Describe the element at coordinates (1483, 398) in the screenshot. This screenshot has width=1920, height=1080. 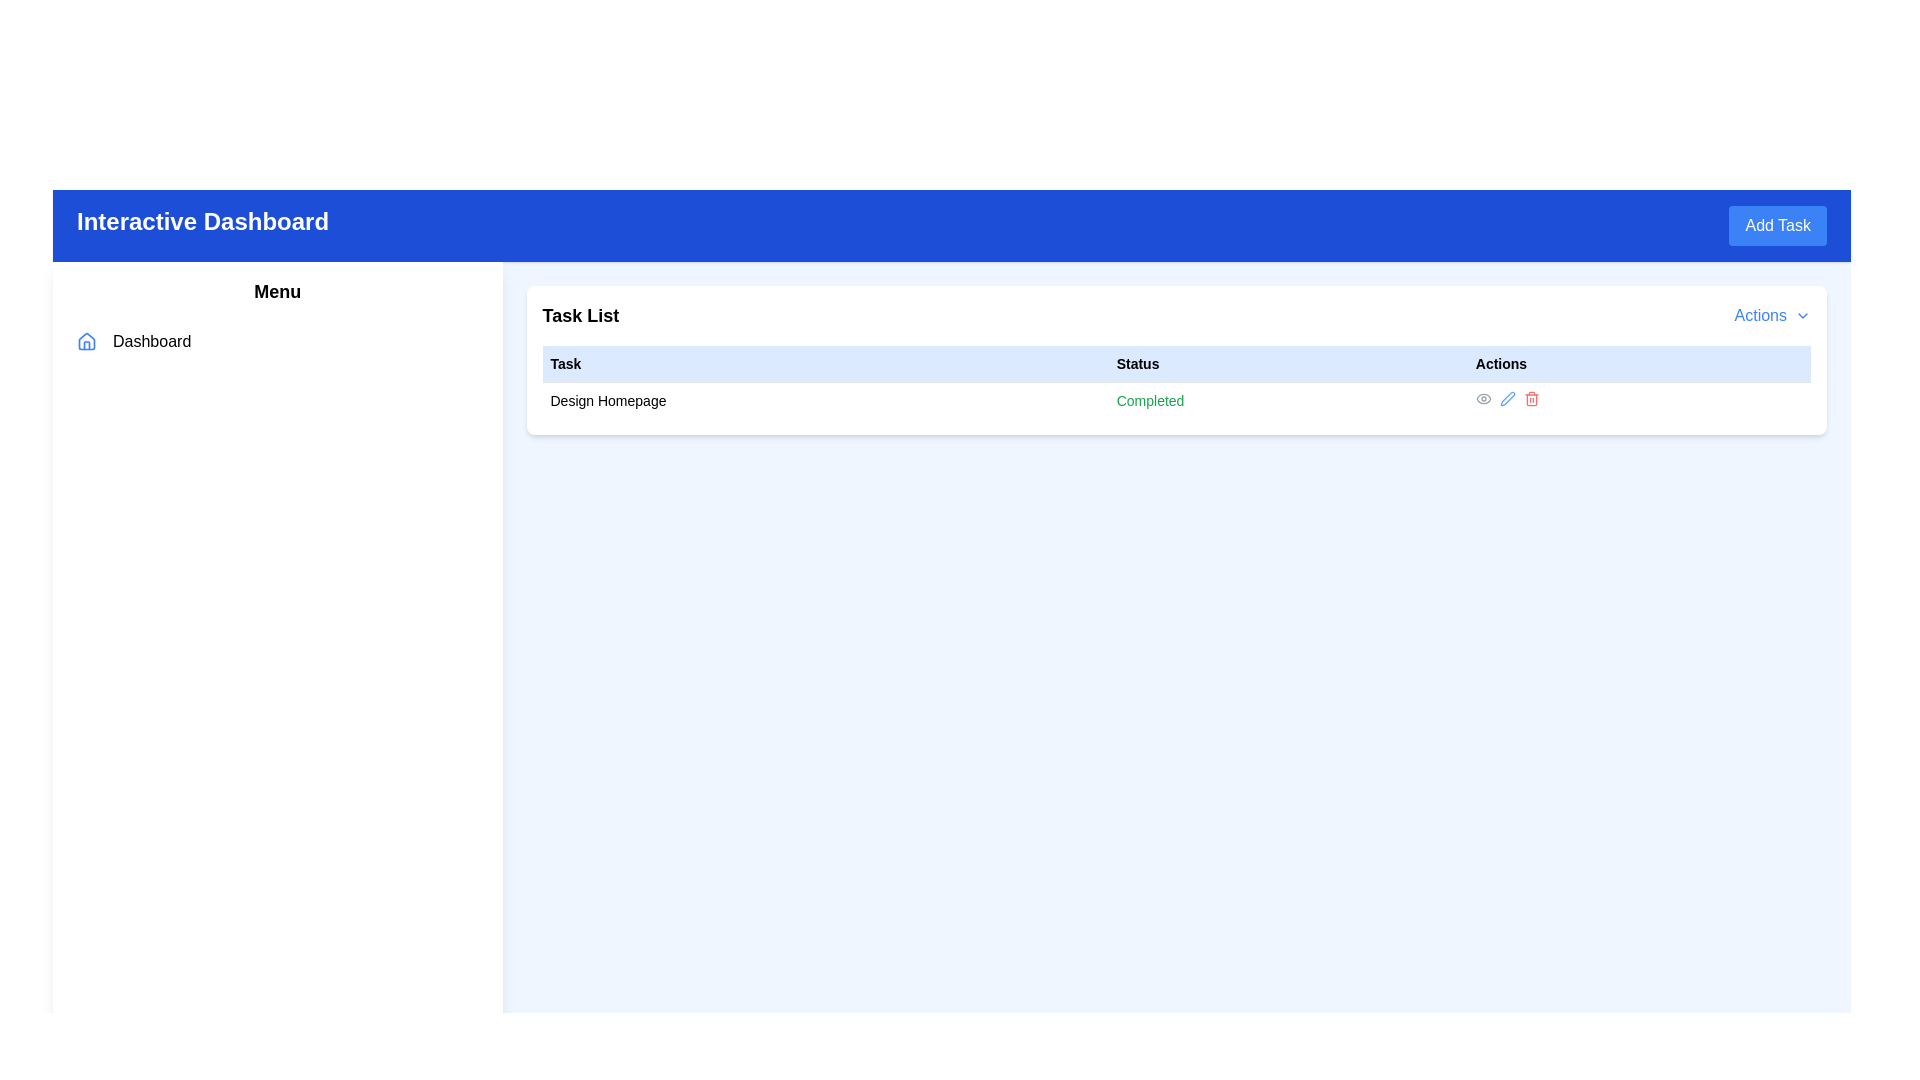
I see `the eye-shaped gray button located in the 'Actions' column of the task table to invoke its function` at that location.